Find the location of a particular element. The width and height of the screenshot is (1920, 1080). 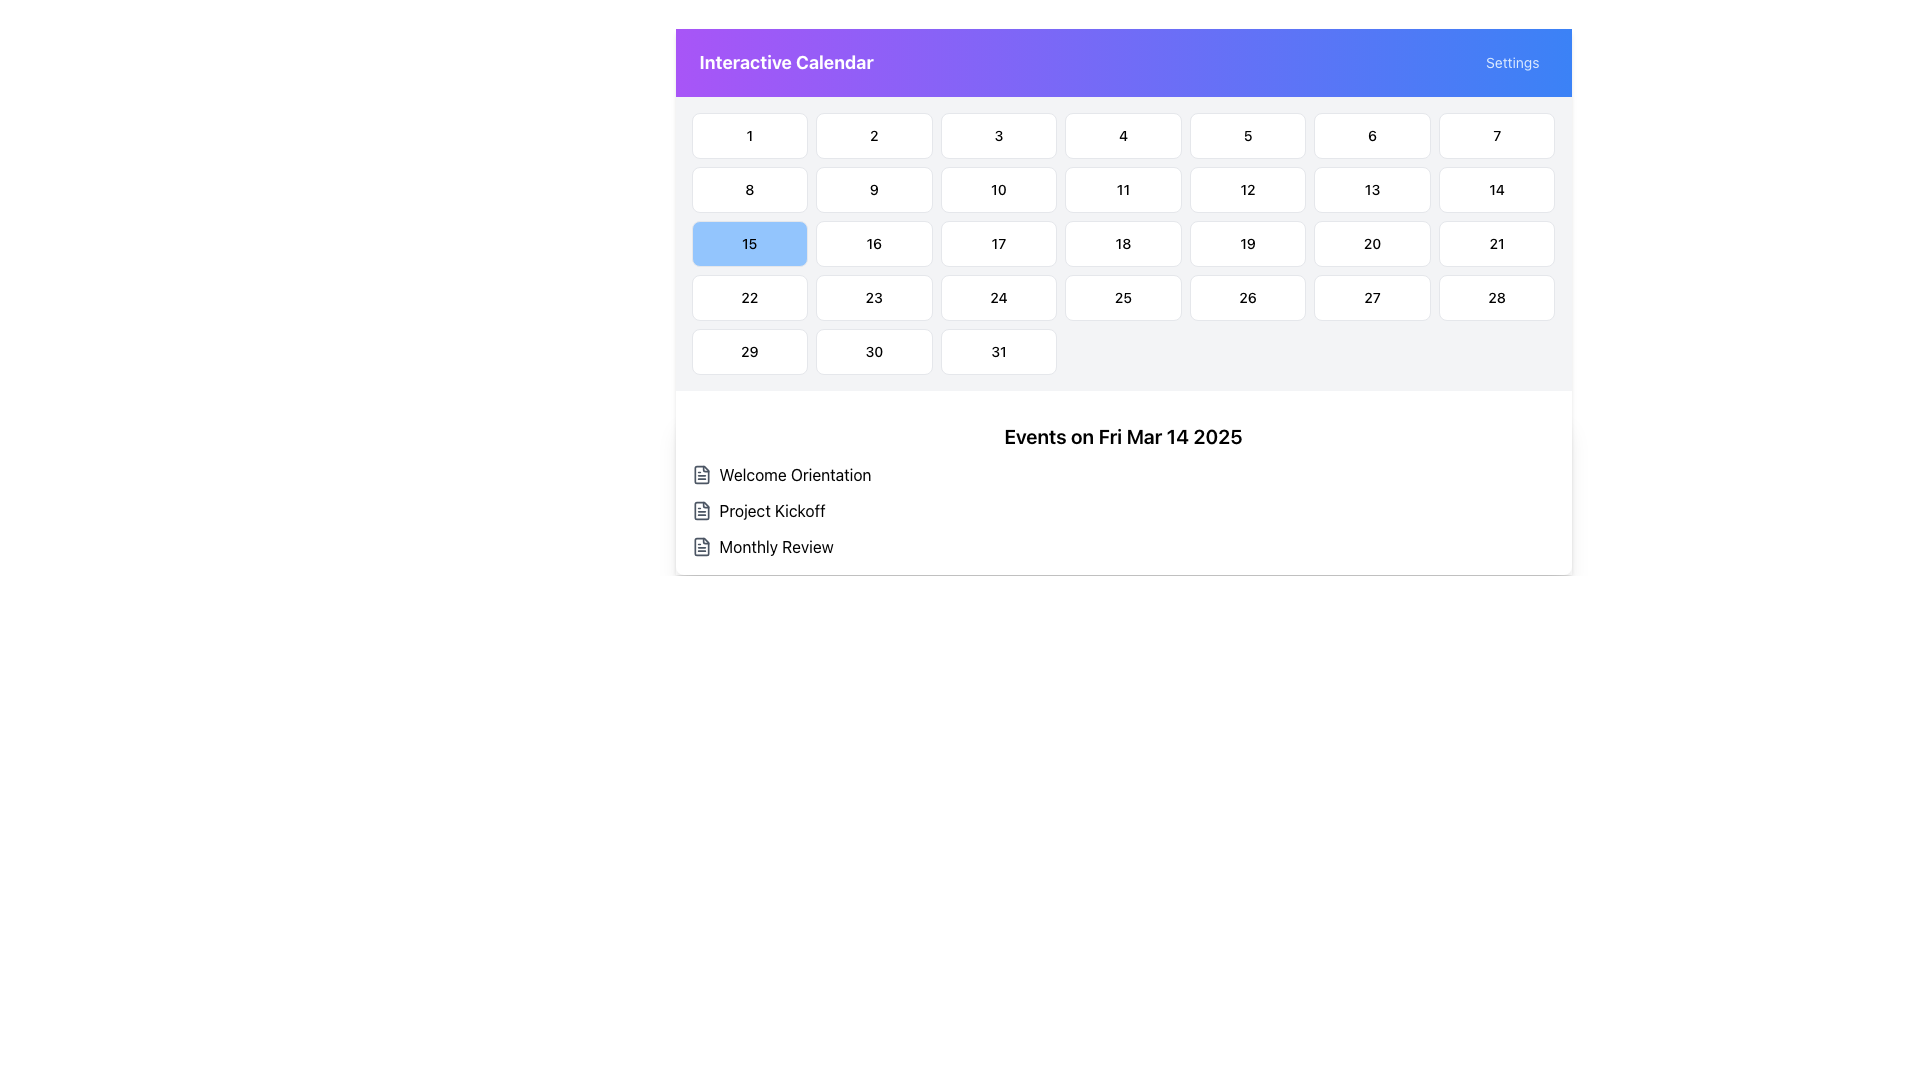

the date '8' in the interactive calendar, which is located in the second row and second column of the calendar grid is located at coordinates (748, 189).